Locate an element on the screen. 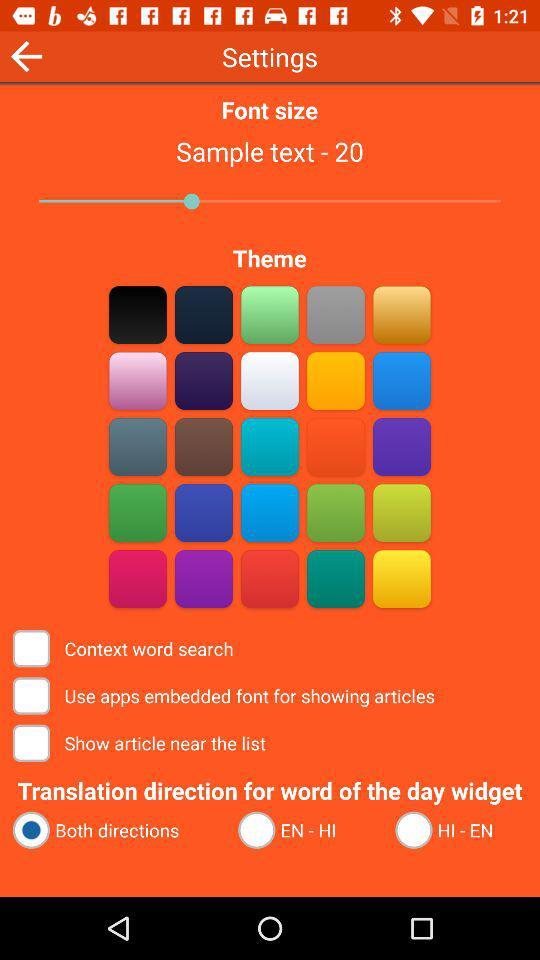  cream theme is located at coordinates (270, 380).